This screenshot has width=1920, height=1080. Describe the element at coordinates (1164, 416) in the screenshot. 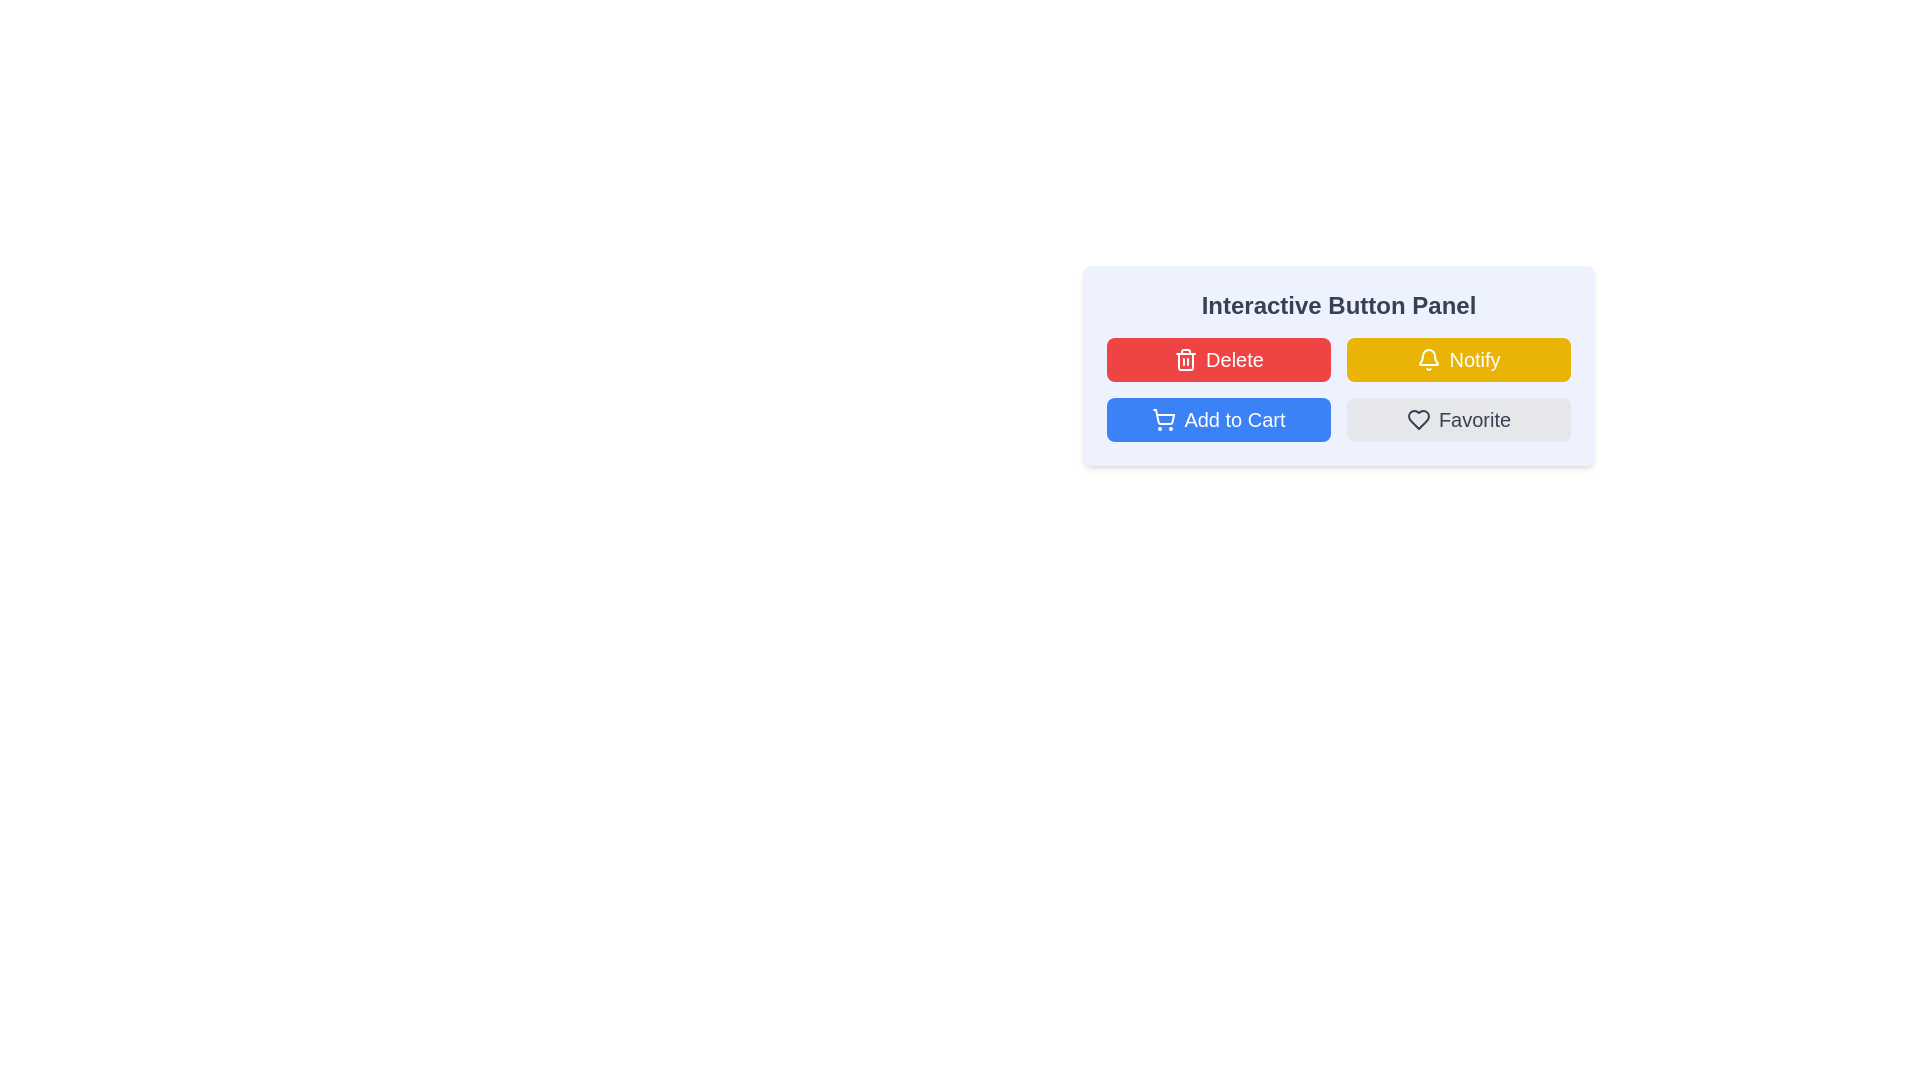

I see `the shopping cart icon within the blue 'Add to Cart' button, located in the bottom left of the button panel` at that location.